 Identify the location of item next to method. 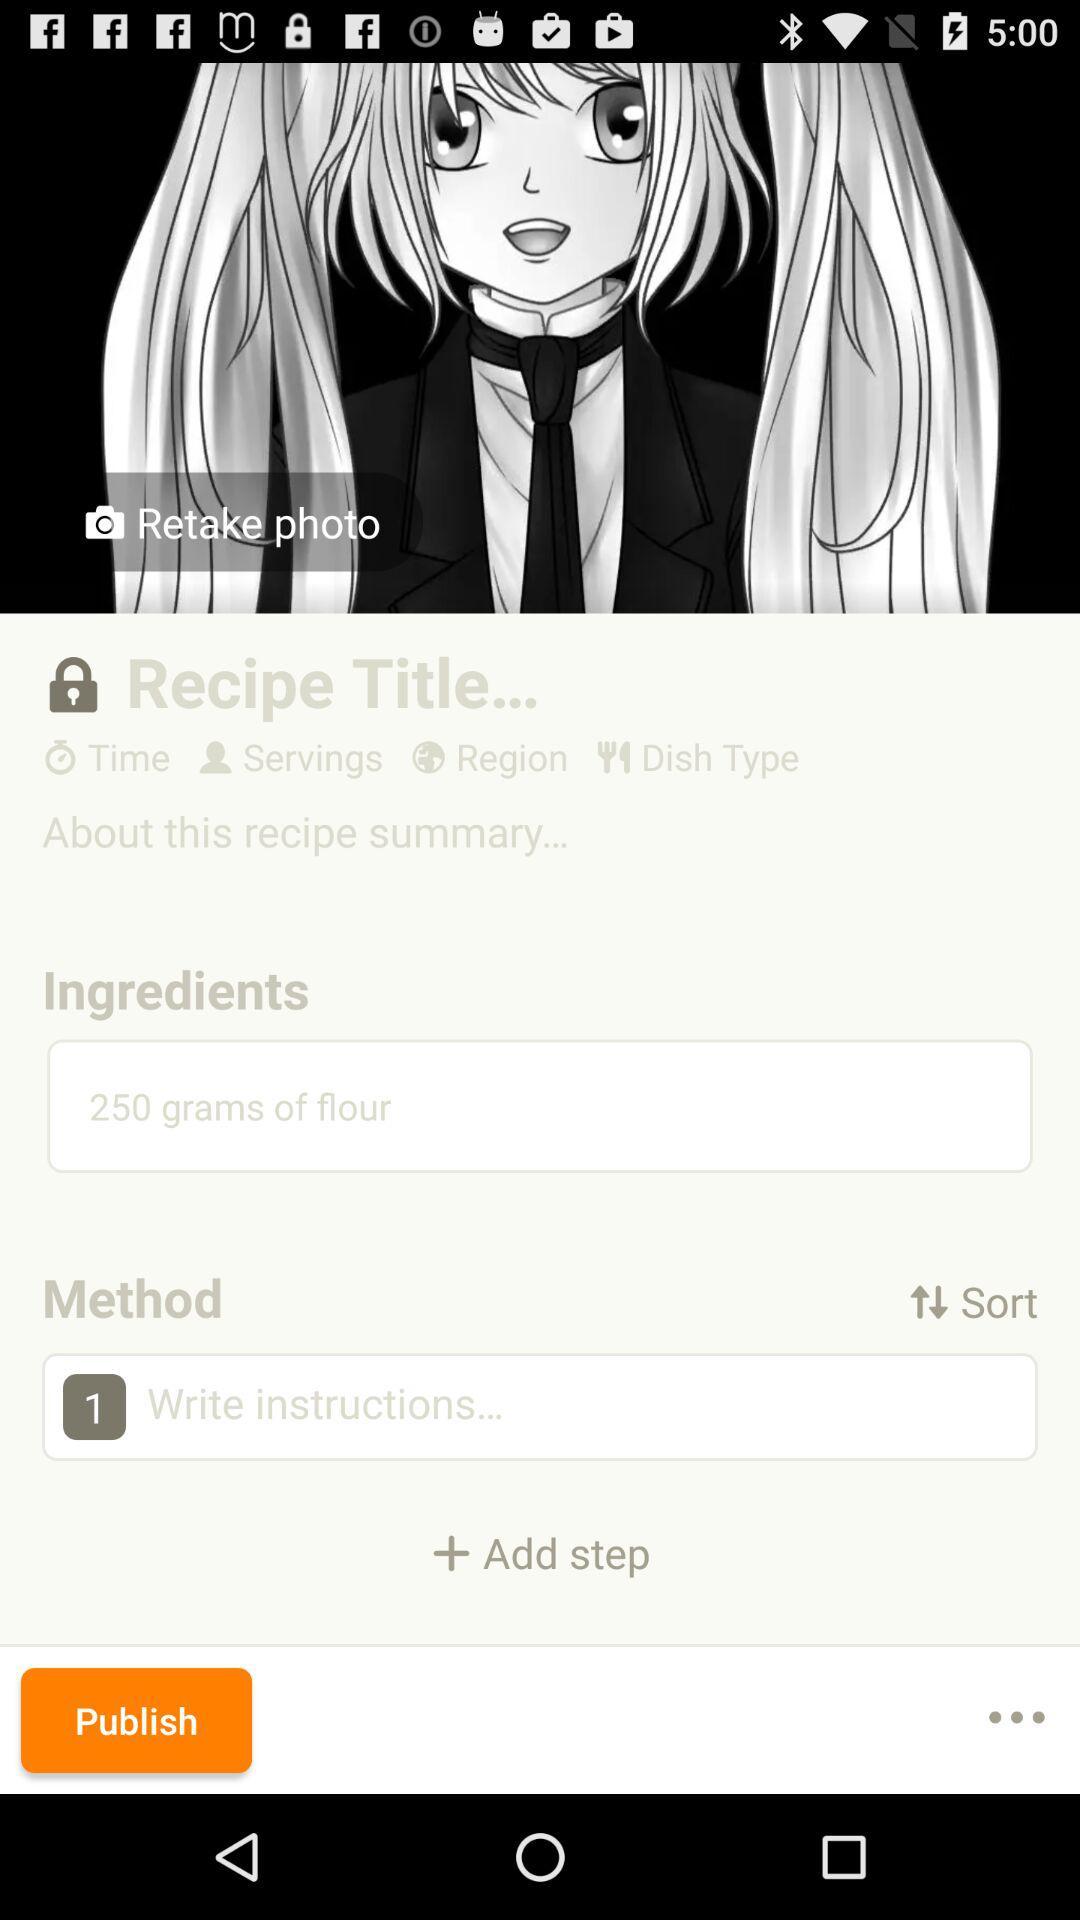
(972, 1301).